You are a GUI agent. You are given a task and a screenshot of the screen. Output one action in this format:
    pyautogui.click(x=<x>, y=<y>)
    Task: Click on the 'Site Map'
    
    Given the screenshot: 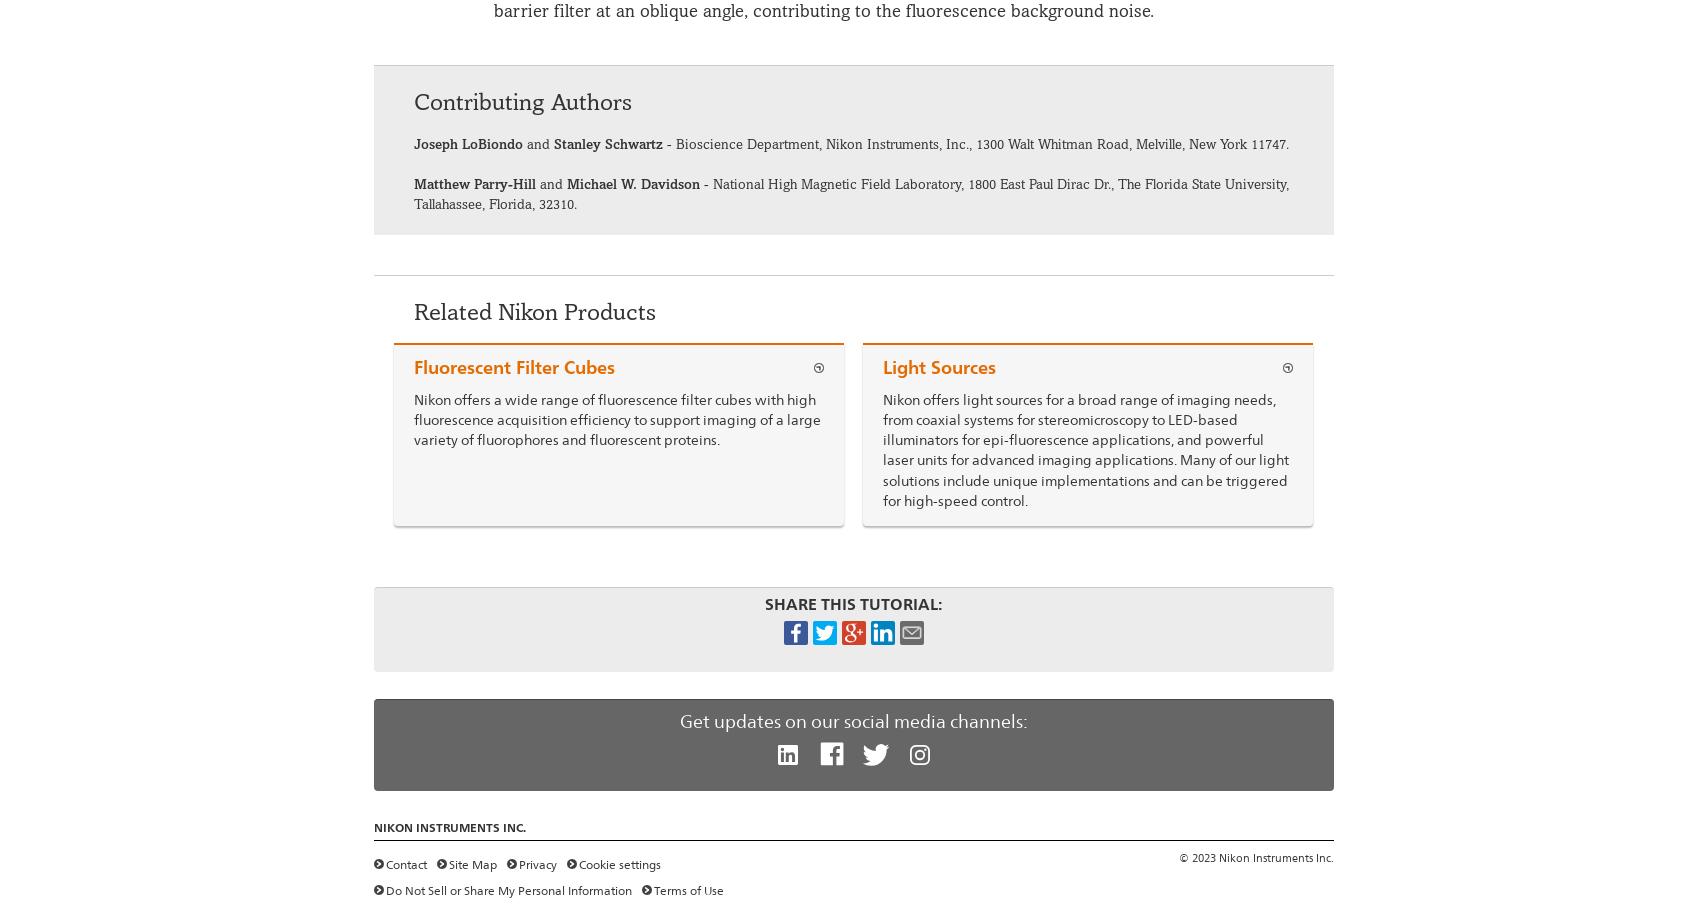 What is the action you would take?
    pyautogui.click(x=471, y=864)
    